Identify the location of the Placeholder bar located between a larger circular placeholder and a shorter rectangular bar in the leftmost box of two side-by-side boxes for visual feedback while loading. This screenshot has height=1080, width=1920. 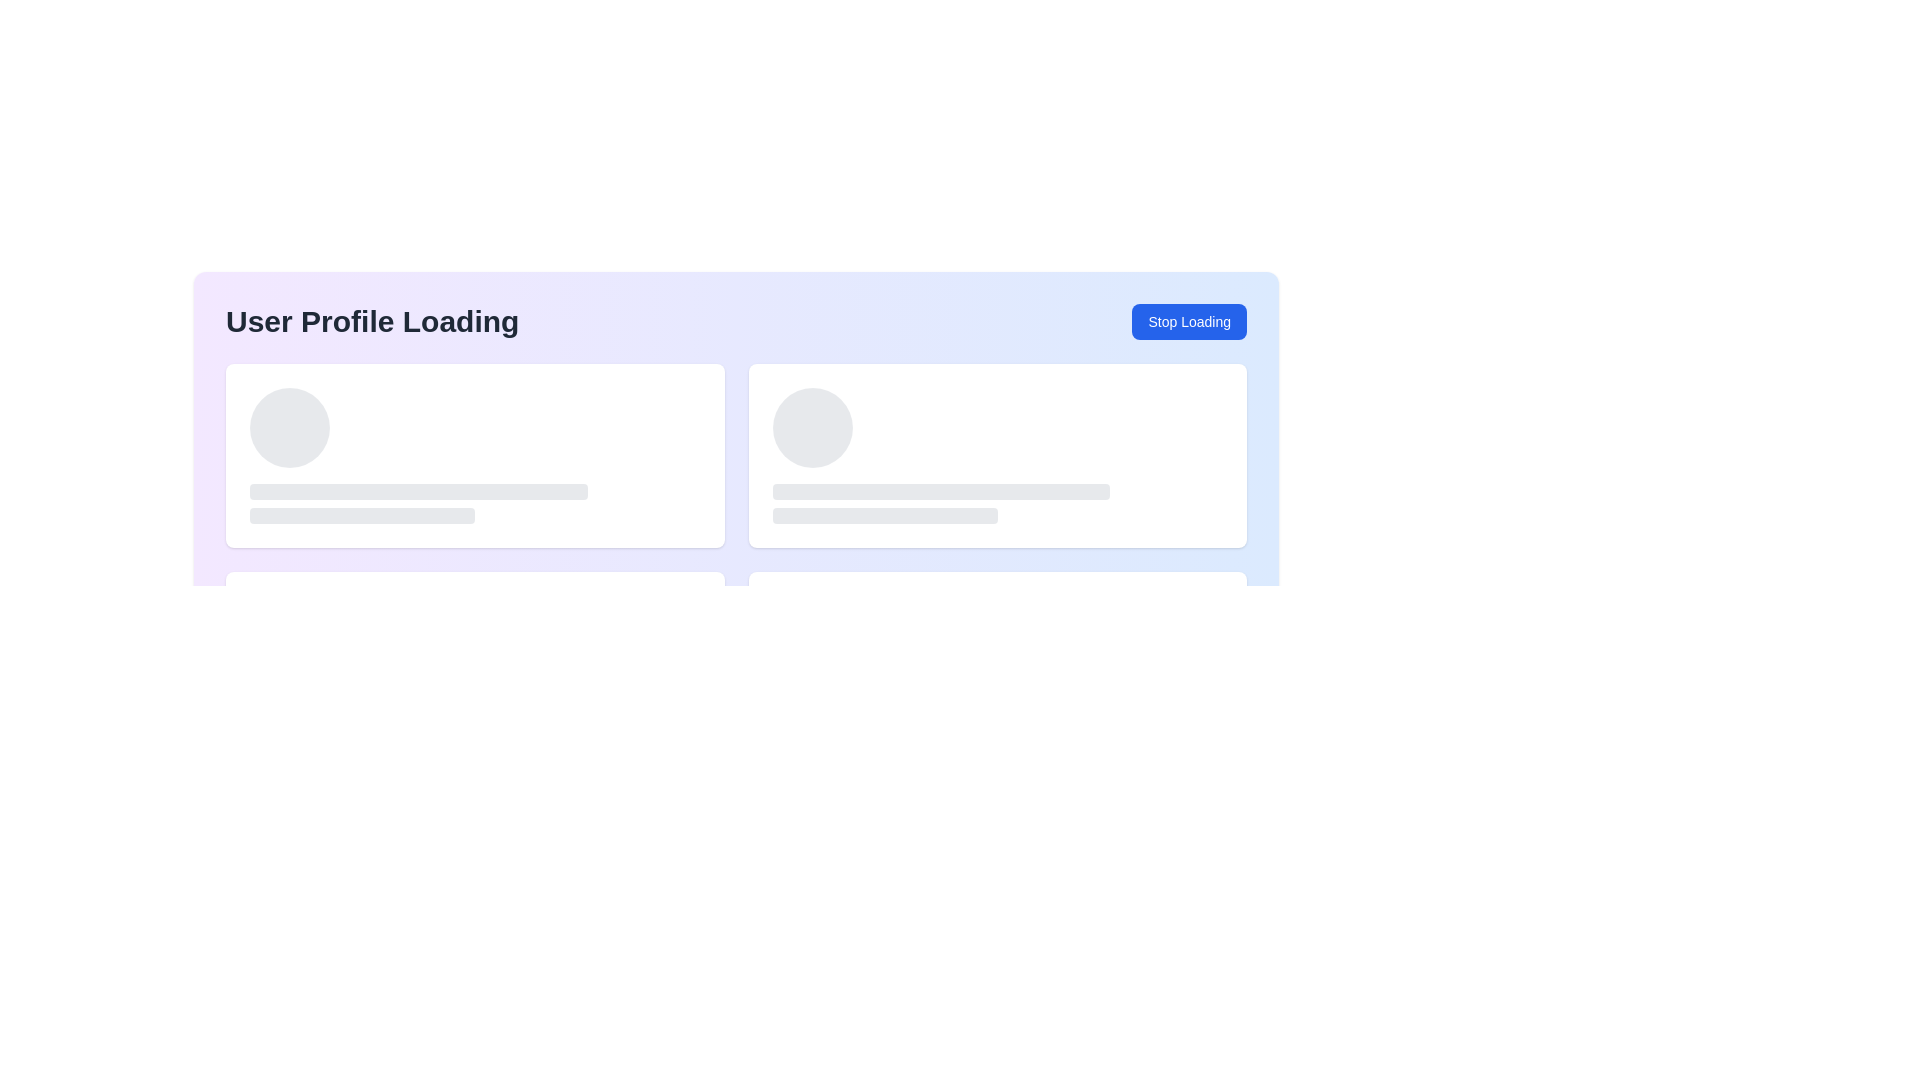
(417, 492).